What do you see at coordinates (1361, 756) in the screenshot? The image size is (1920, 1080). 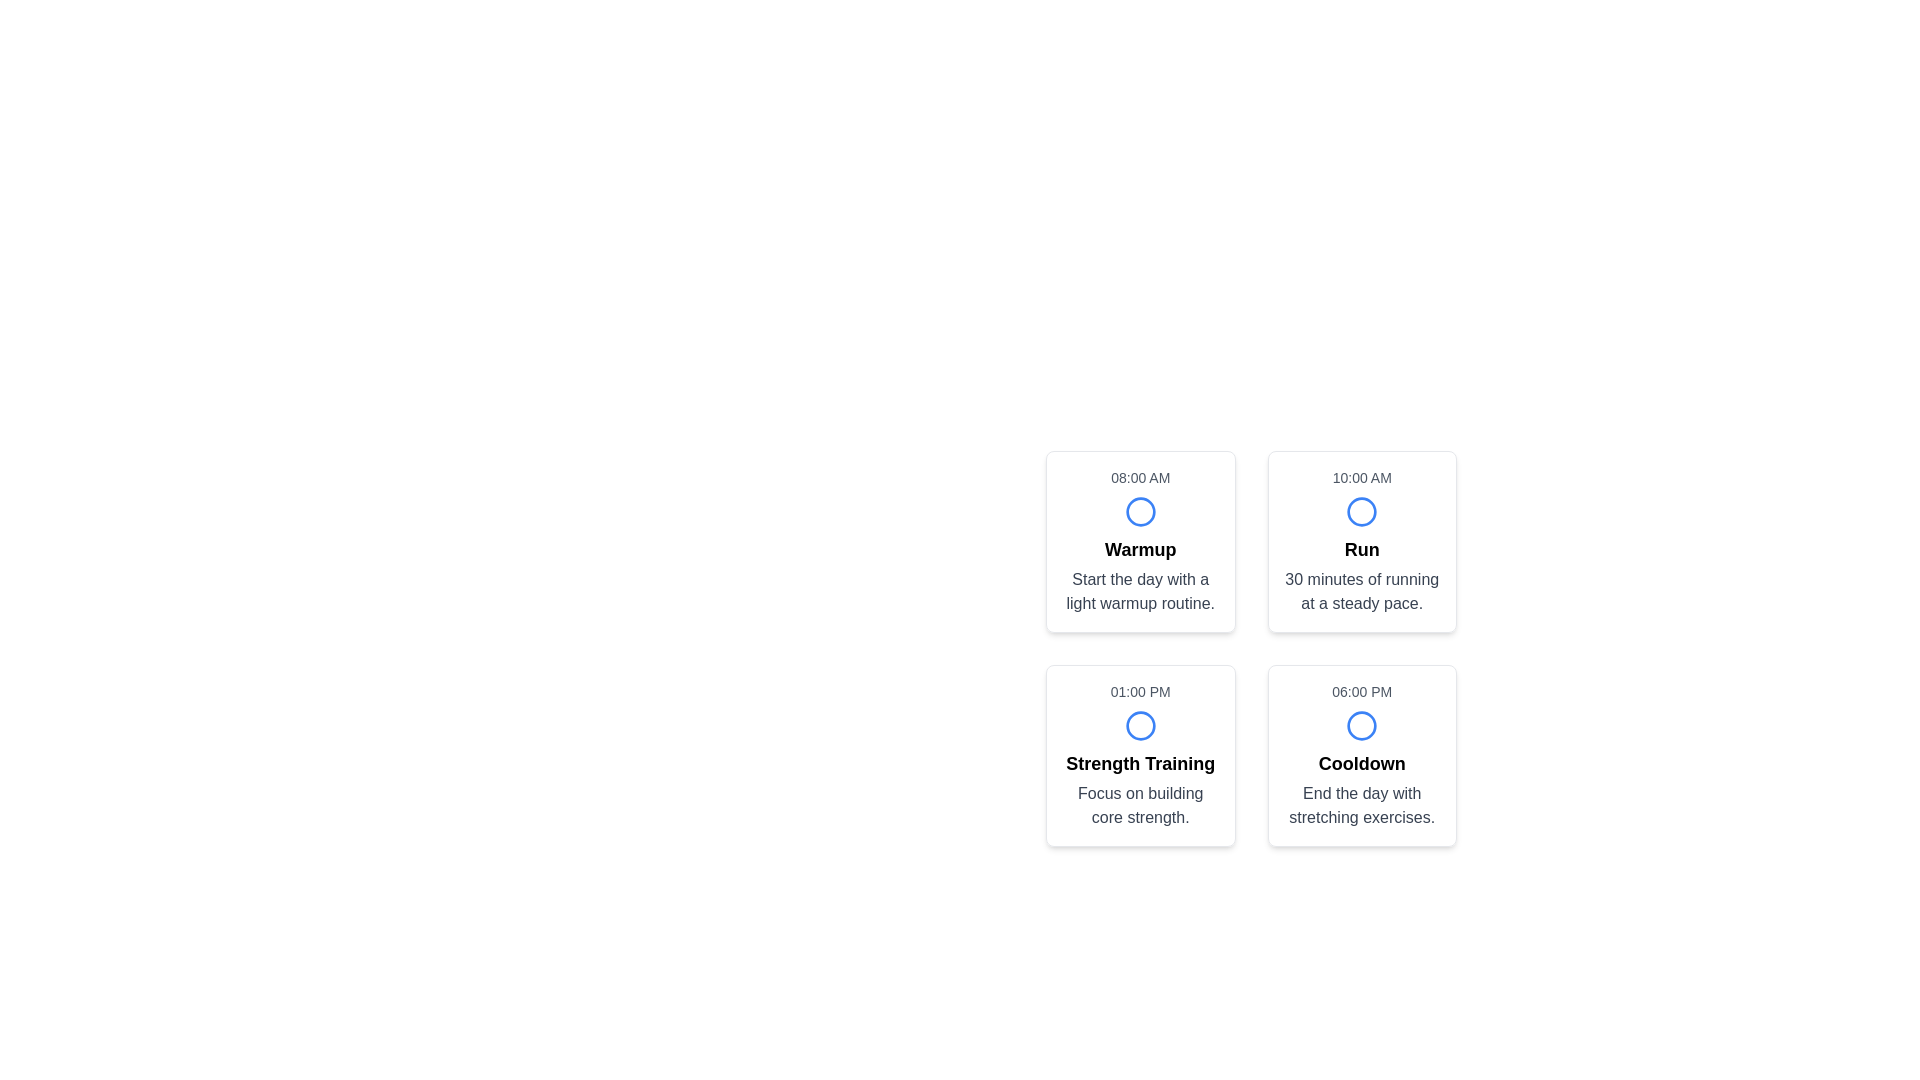 I see `the Card UI component representing a scheduled entry in the daily routine chart, located at the bottom-right corner of the grid layout` at bounding box center [1361, 756].